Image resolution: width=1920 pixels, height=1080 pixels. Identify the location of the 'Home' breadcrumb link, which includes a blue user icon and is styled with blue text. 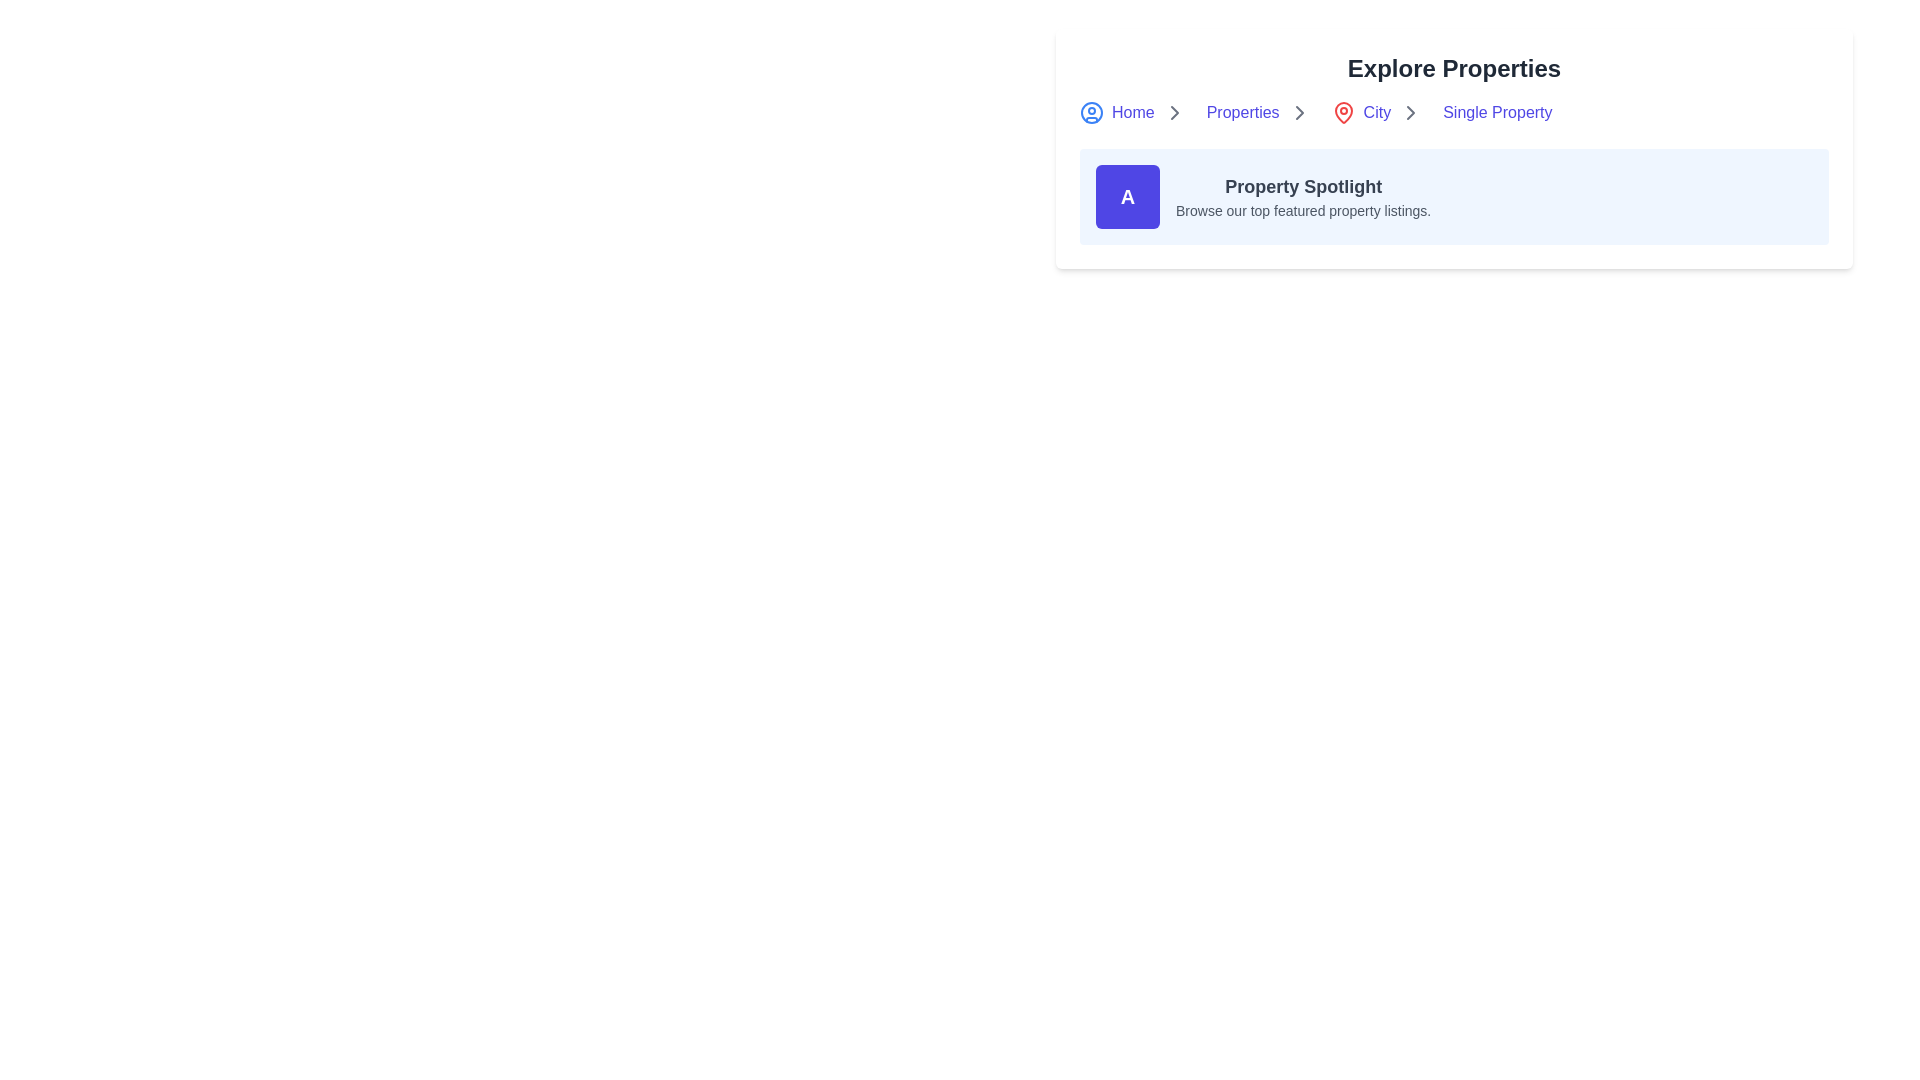
(1137, 112).